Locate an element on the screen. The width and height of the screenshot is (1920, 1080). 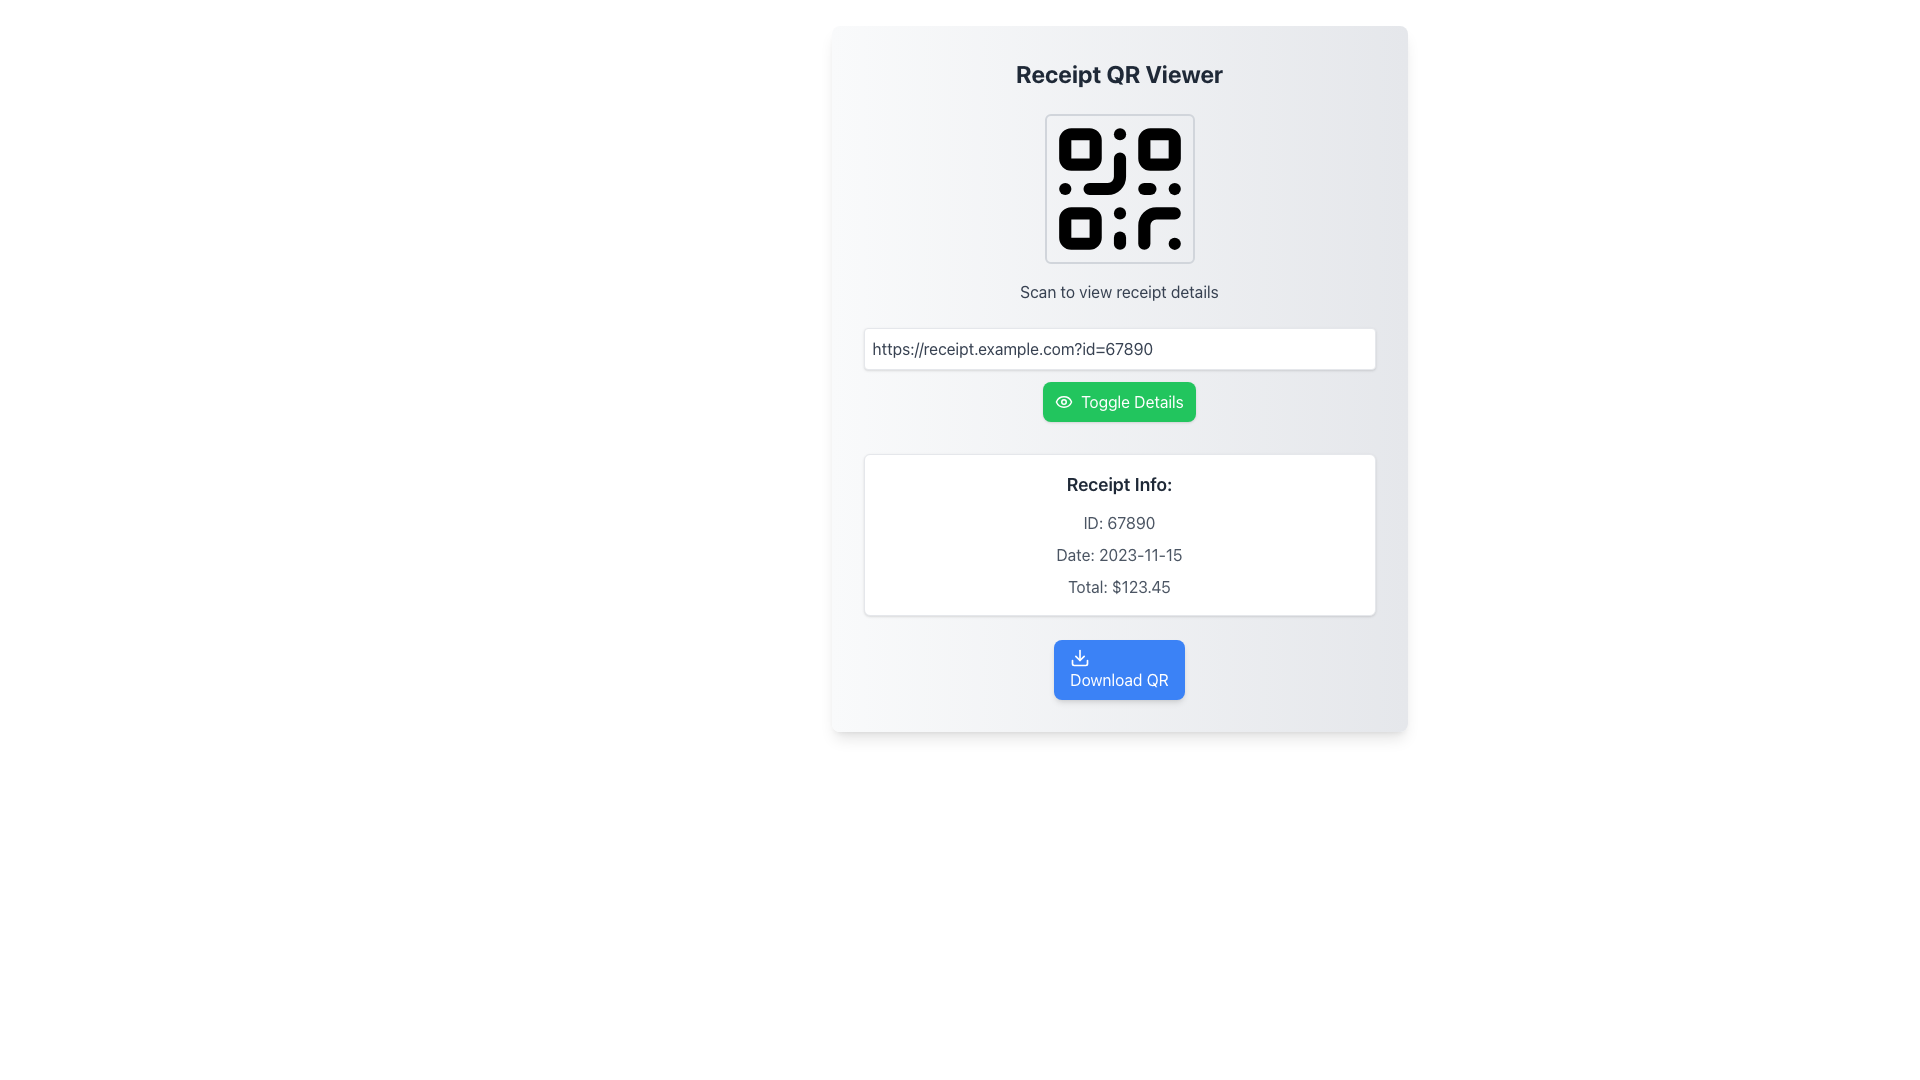
the 'Toggle Details' button with a green background and an eye icon is located at coordinates (1118, 401).